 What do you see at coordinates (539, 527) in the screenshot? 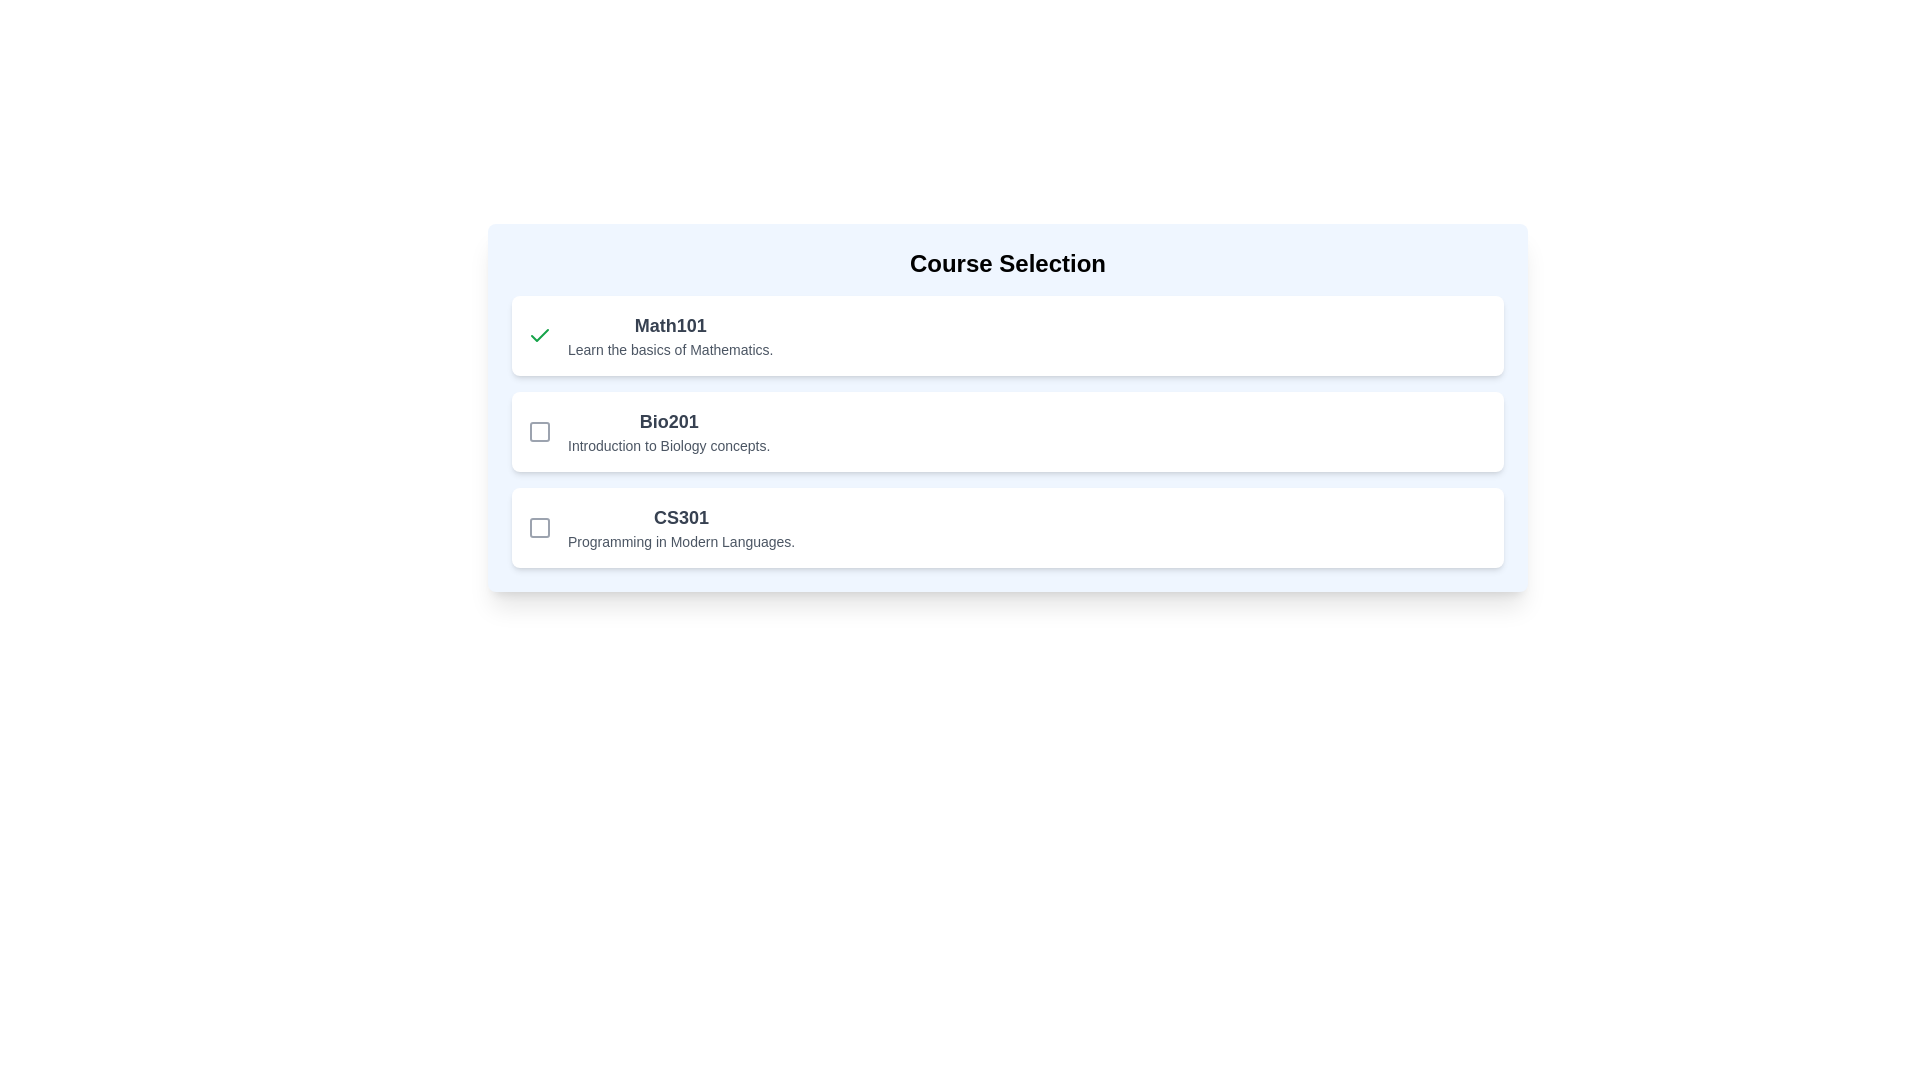
I see `the SVG rectangle checkbox for the 'CS301' course` at bounding box center [539, 527].